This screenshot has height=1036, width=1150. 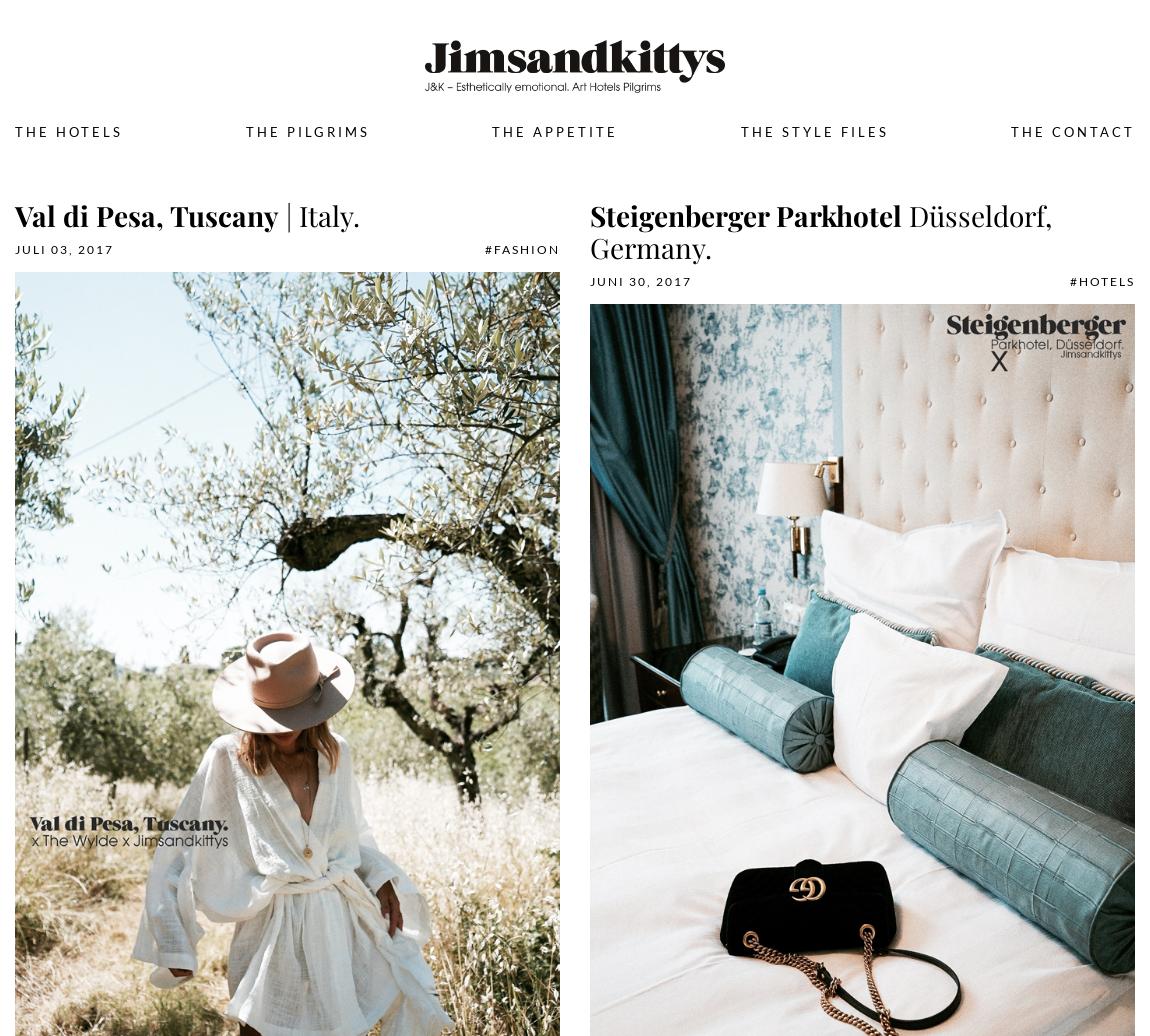 I want to click on 'The Style Files', so click(x=812, y=130).